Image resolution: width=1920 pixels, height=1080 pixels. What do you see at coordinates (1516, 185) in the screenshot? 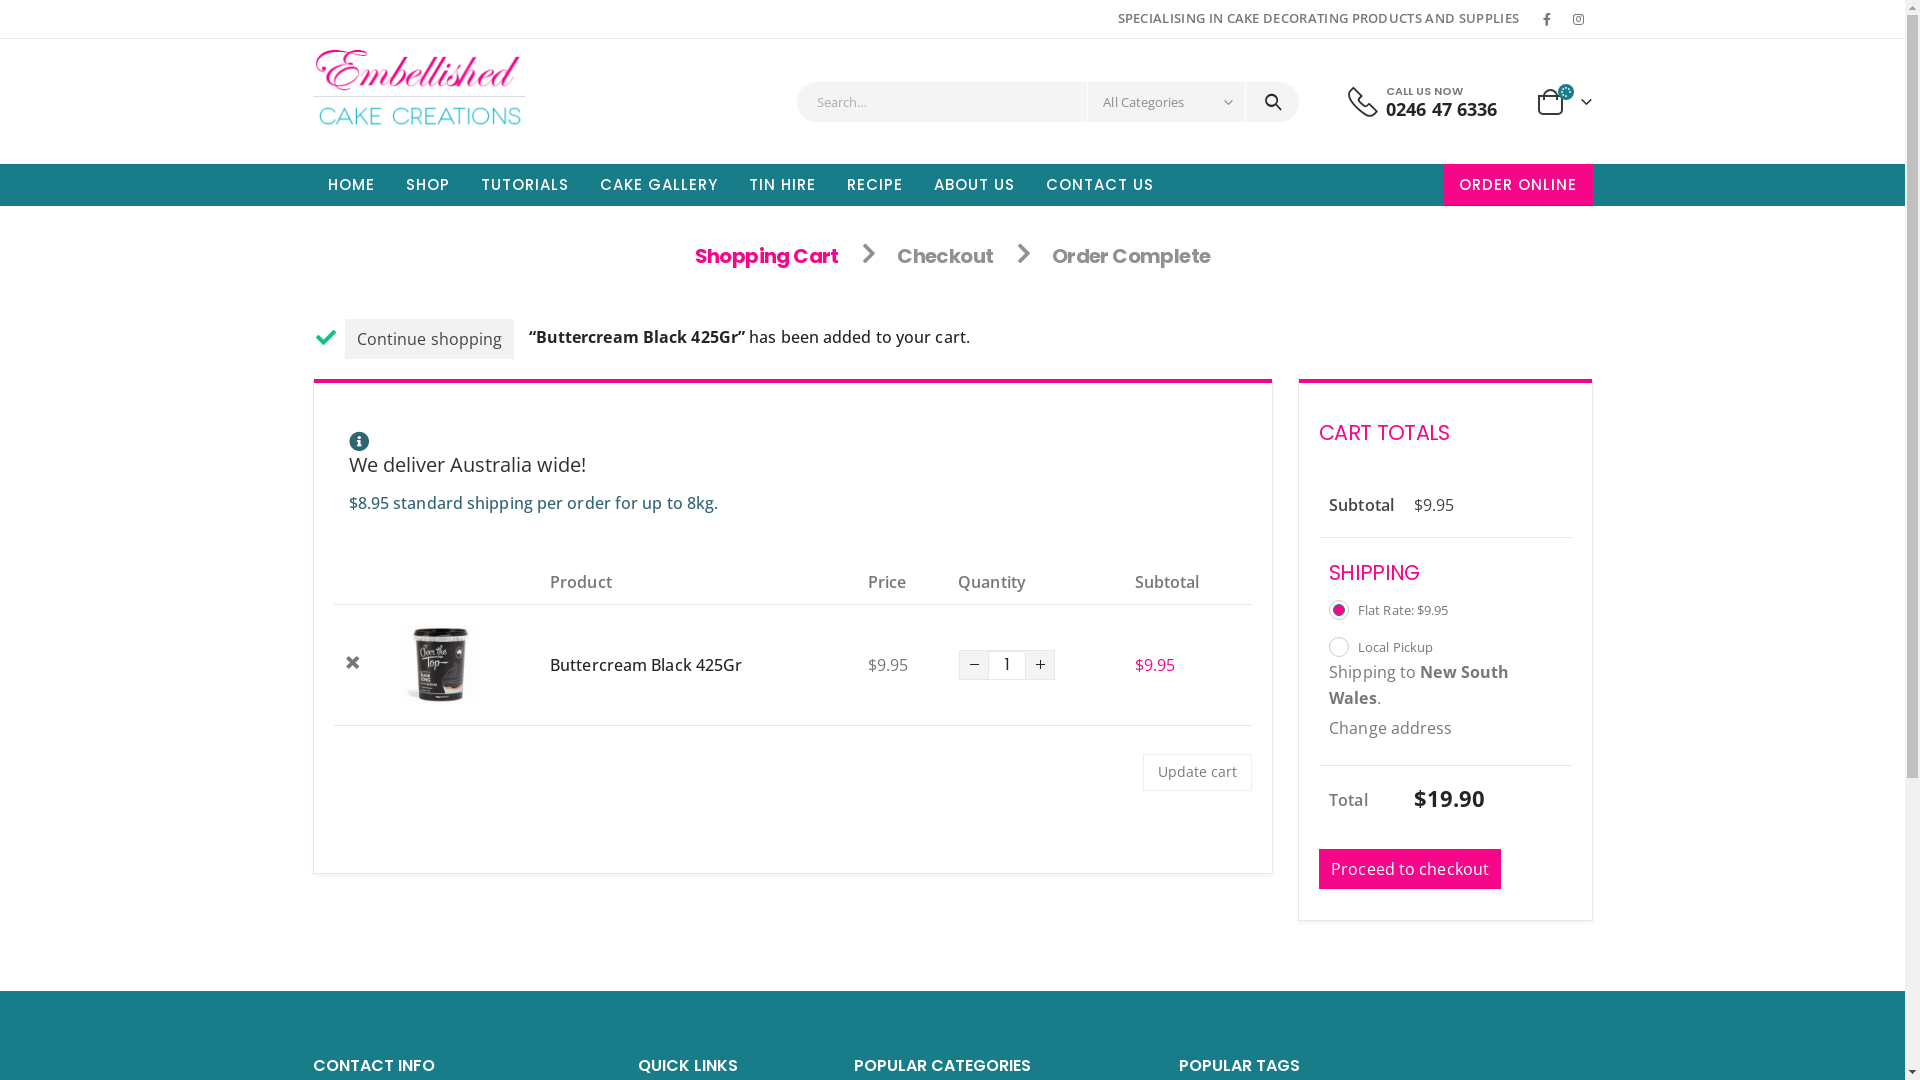
I see `'ORDER ONLINE'` at bounding box center [1516, 185].